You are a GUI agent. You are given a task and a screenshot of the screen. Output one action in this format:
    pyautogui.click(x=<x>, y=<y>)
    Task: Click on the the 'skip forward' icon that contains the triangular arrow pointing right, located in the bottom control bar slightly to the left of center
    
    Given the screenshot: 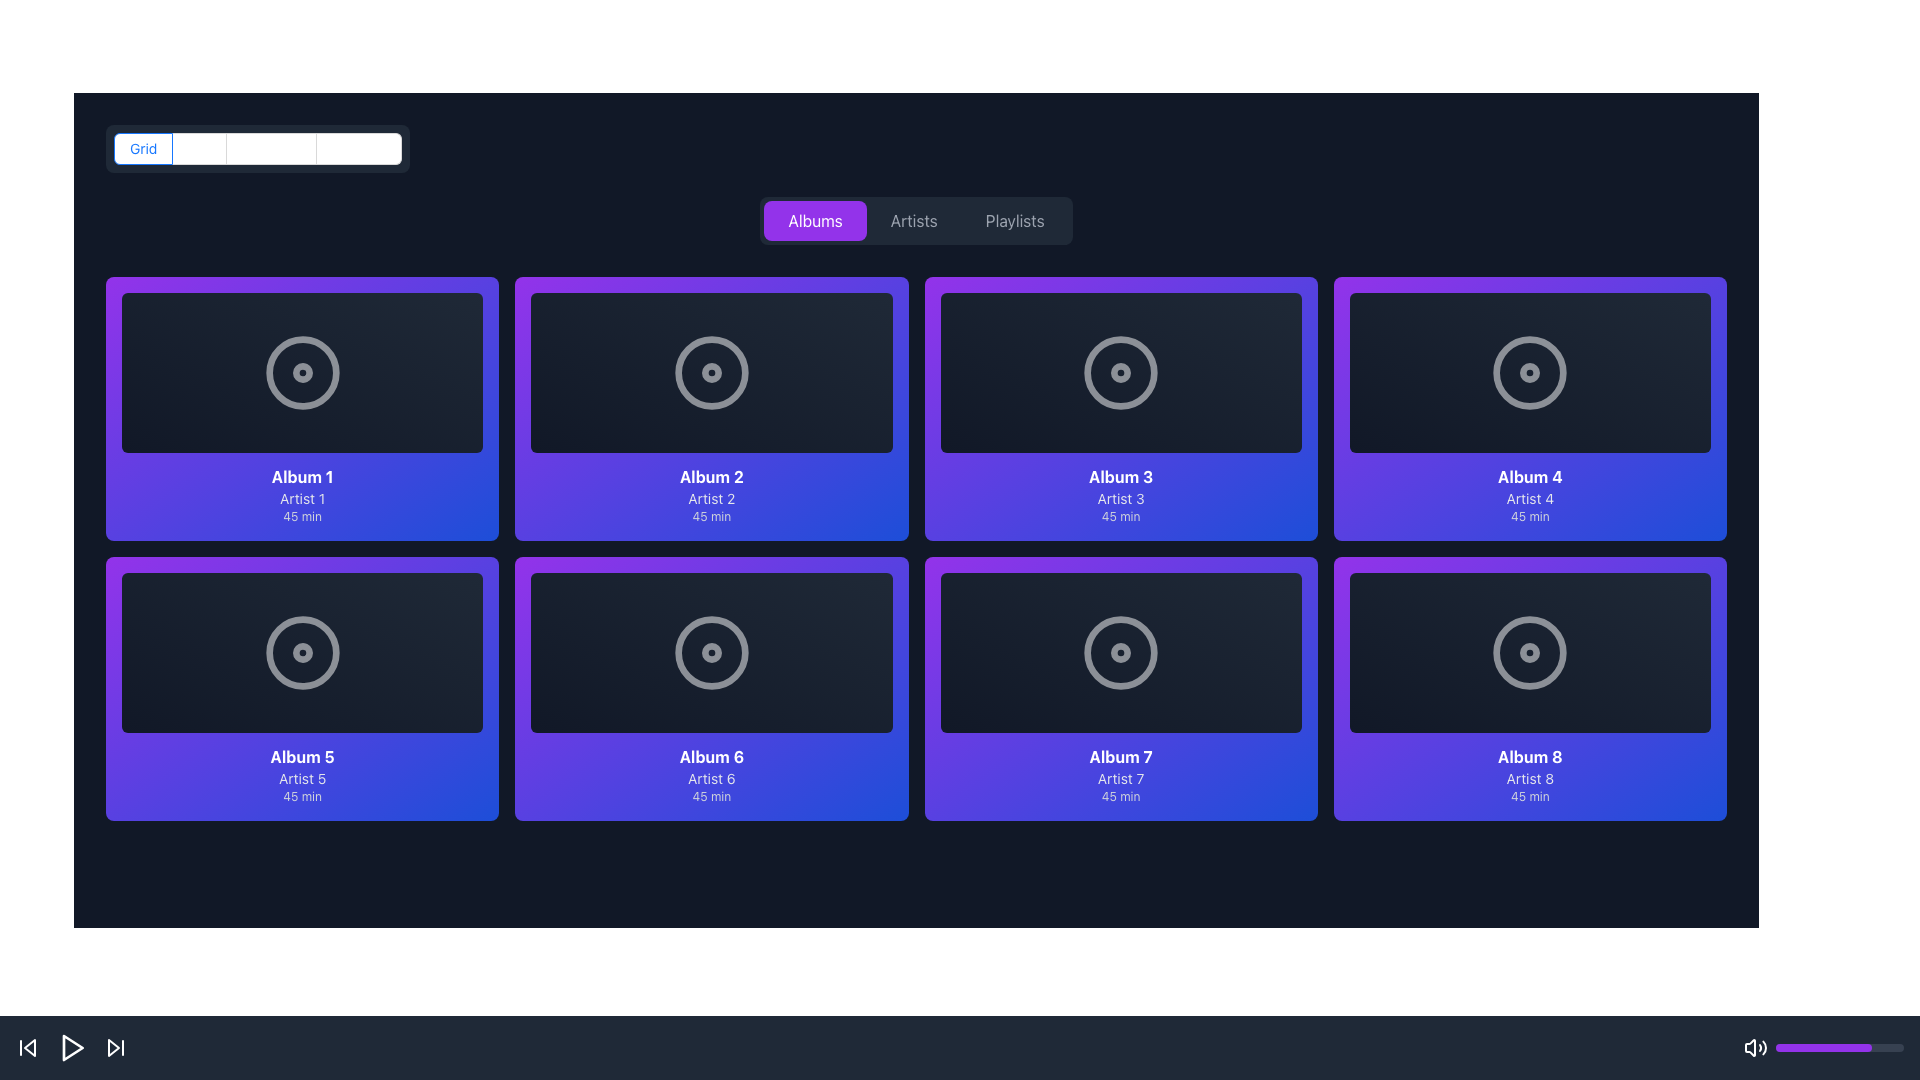 What is the action you would take?
    pyautogui.click(x=113, y=1047)
    